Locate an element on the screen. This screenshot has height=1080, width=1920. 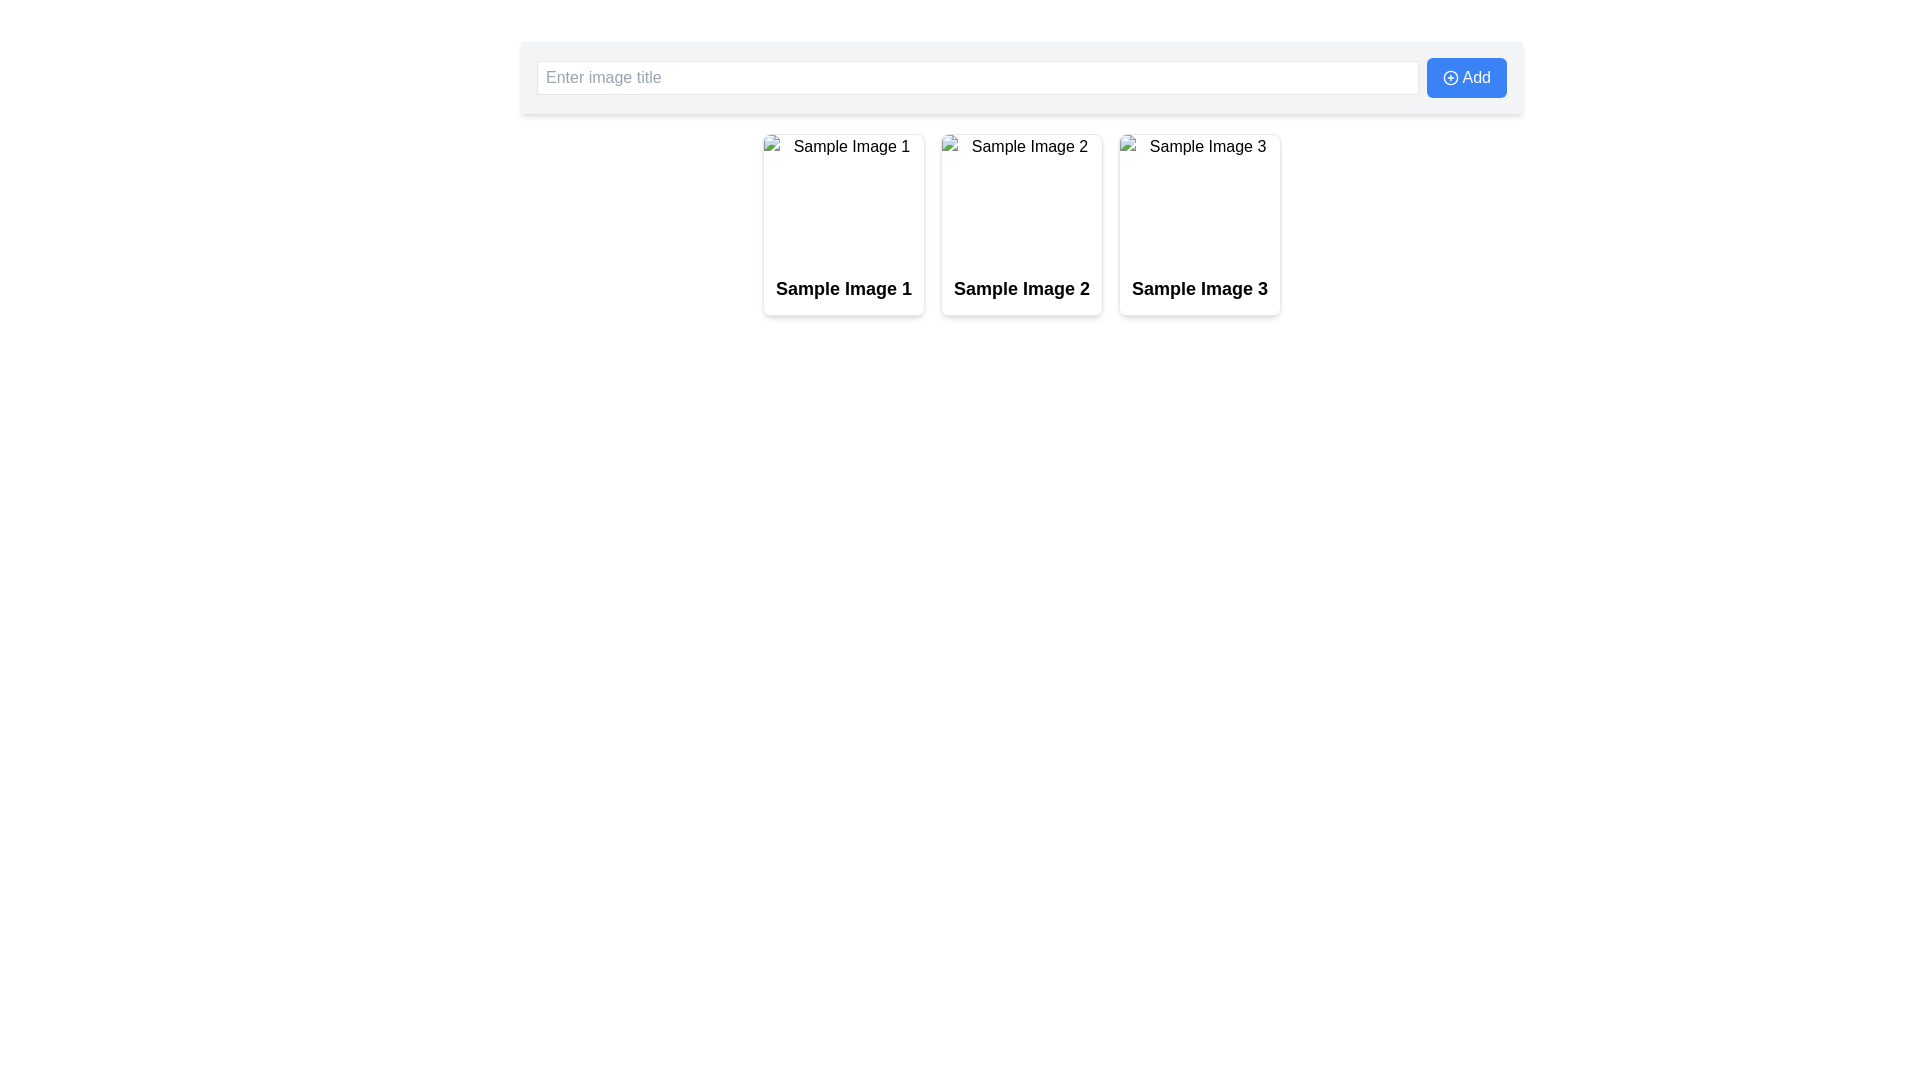
text label located at the bottom of the card titled 'Sample Image 3', which describes the card's content is located at coordinates (1200, 289).